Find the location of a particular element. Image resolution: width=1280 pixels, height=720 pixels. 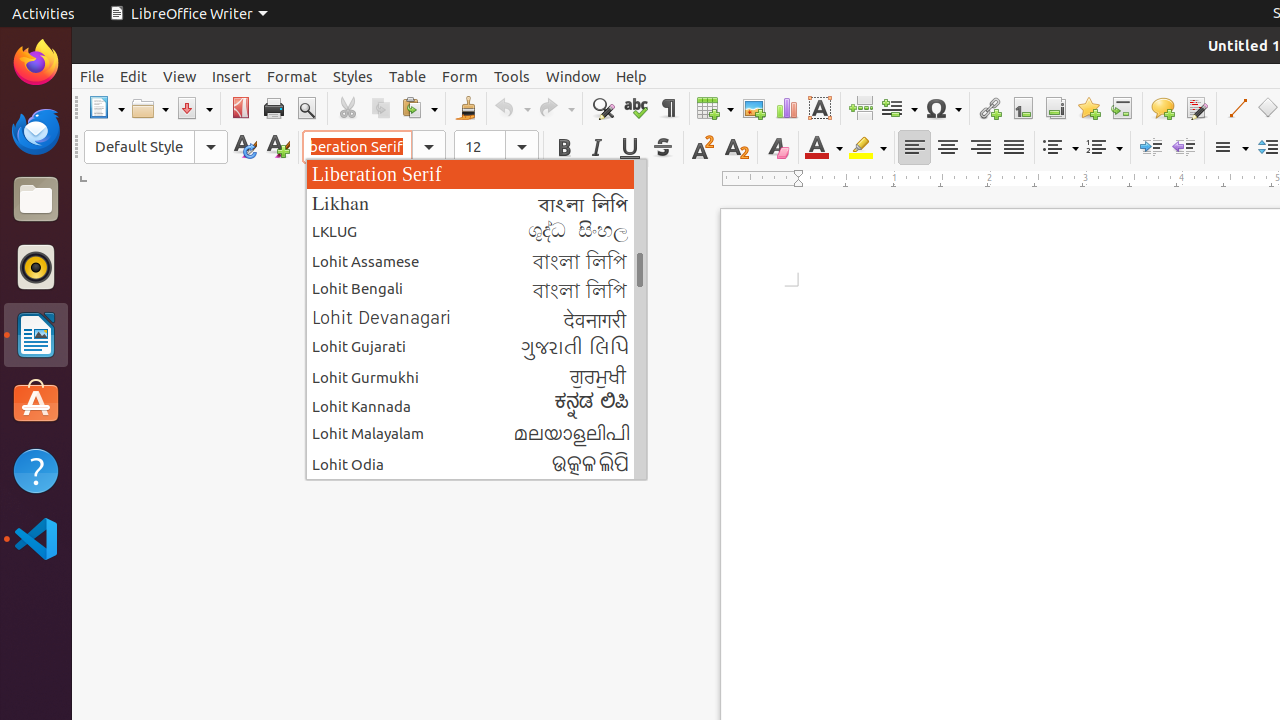

'Chart' is located at coordinates (785, 108).